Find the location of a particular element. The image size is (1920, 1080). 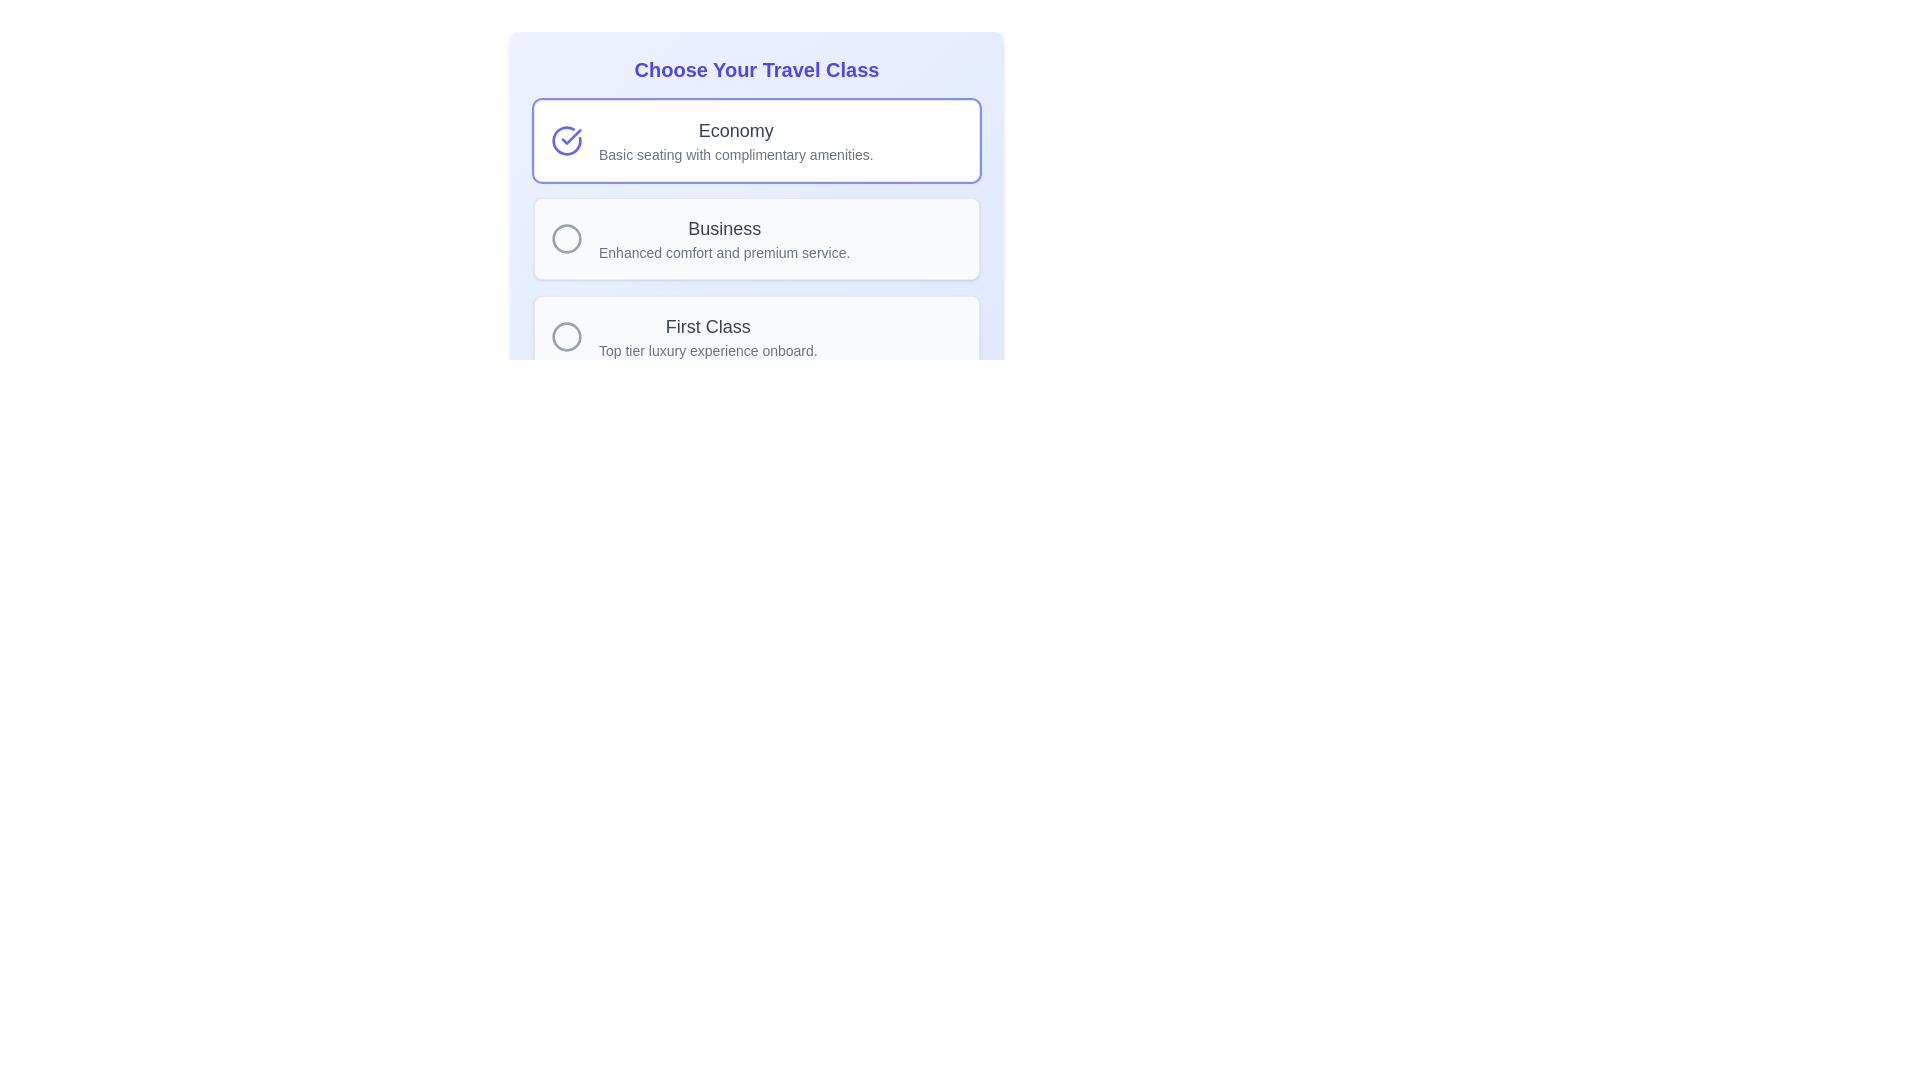

the 'Business' travel class option element, which is the second item in a vertically stacked list of options between 'Economy' and 'First Class' is located at coordinates (723, 238).